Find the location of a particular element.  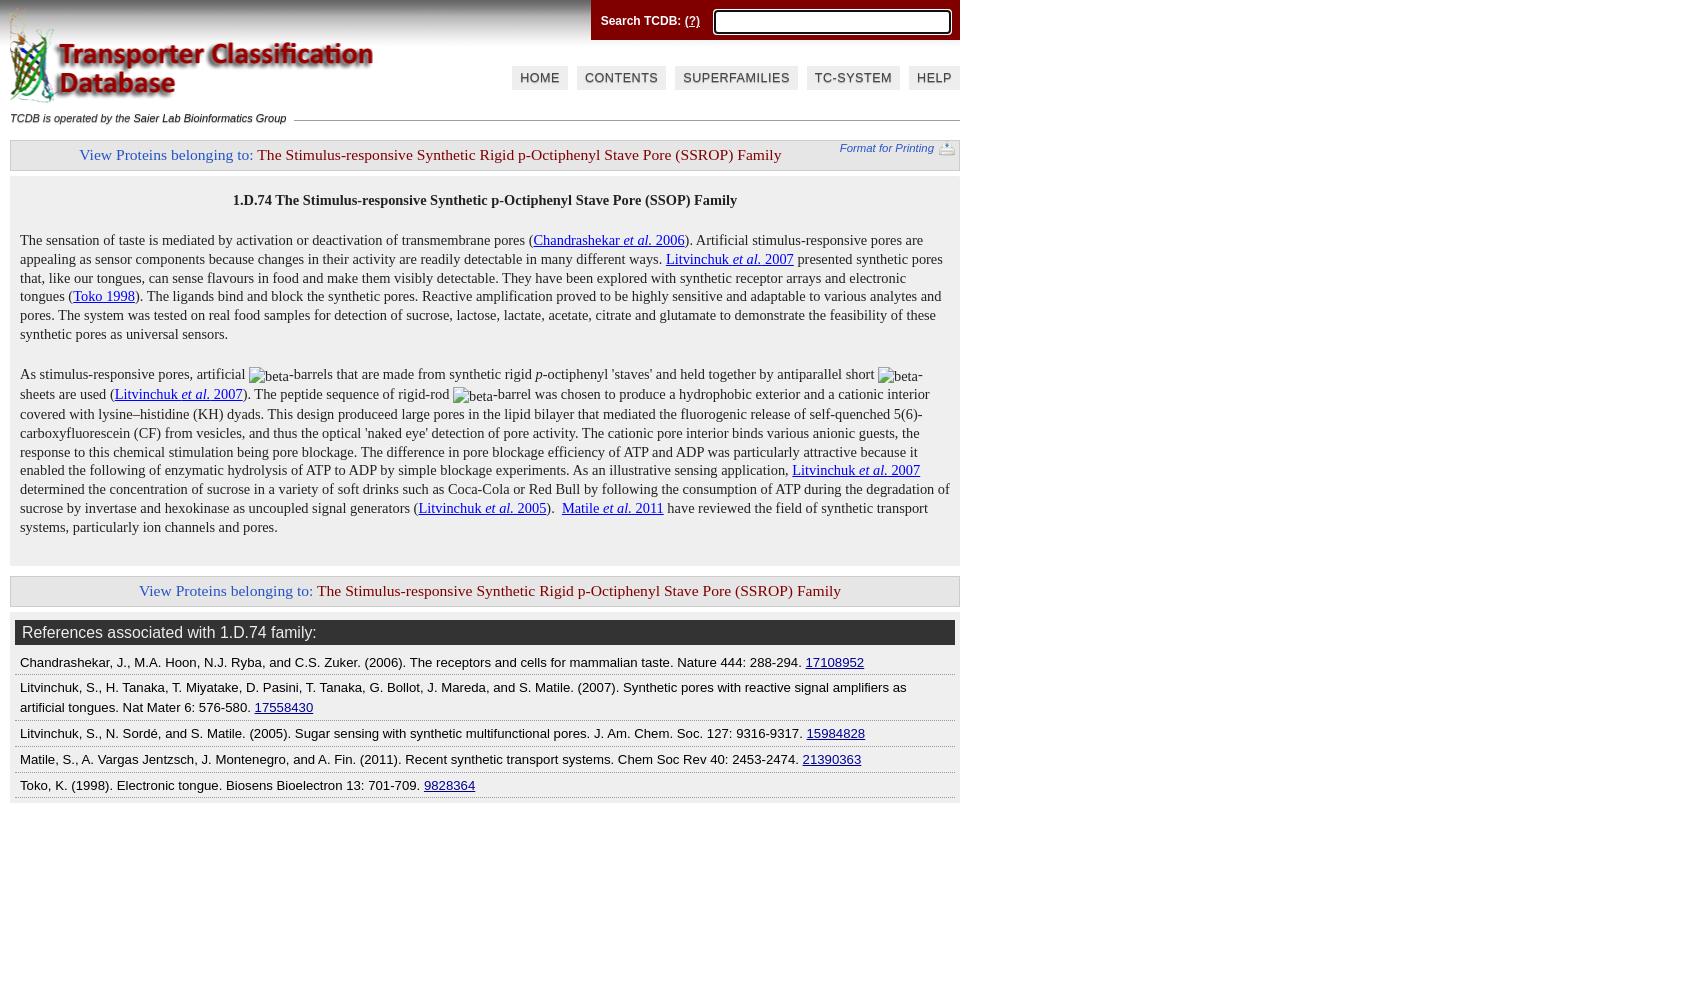

'SDSC' is located at coordinates (676, 28).